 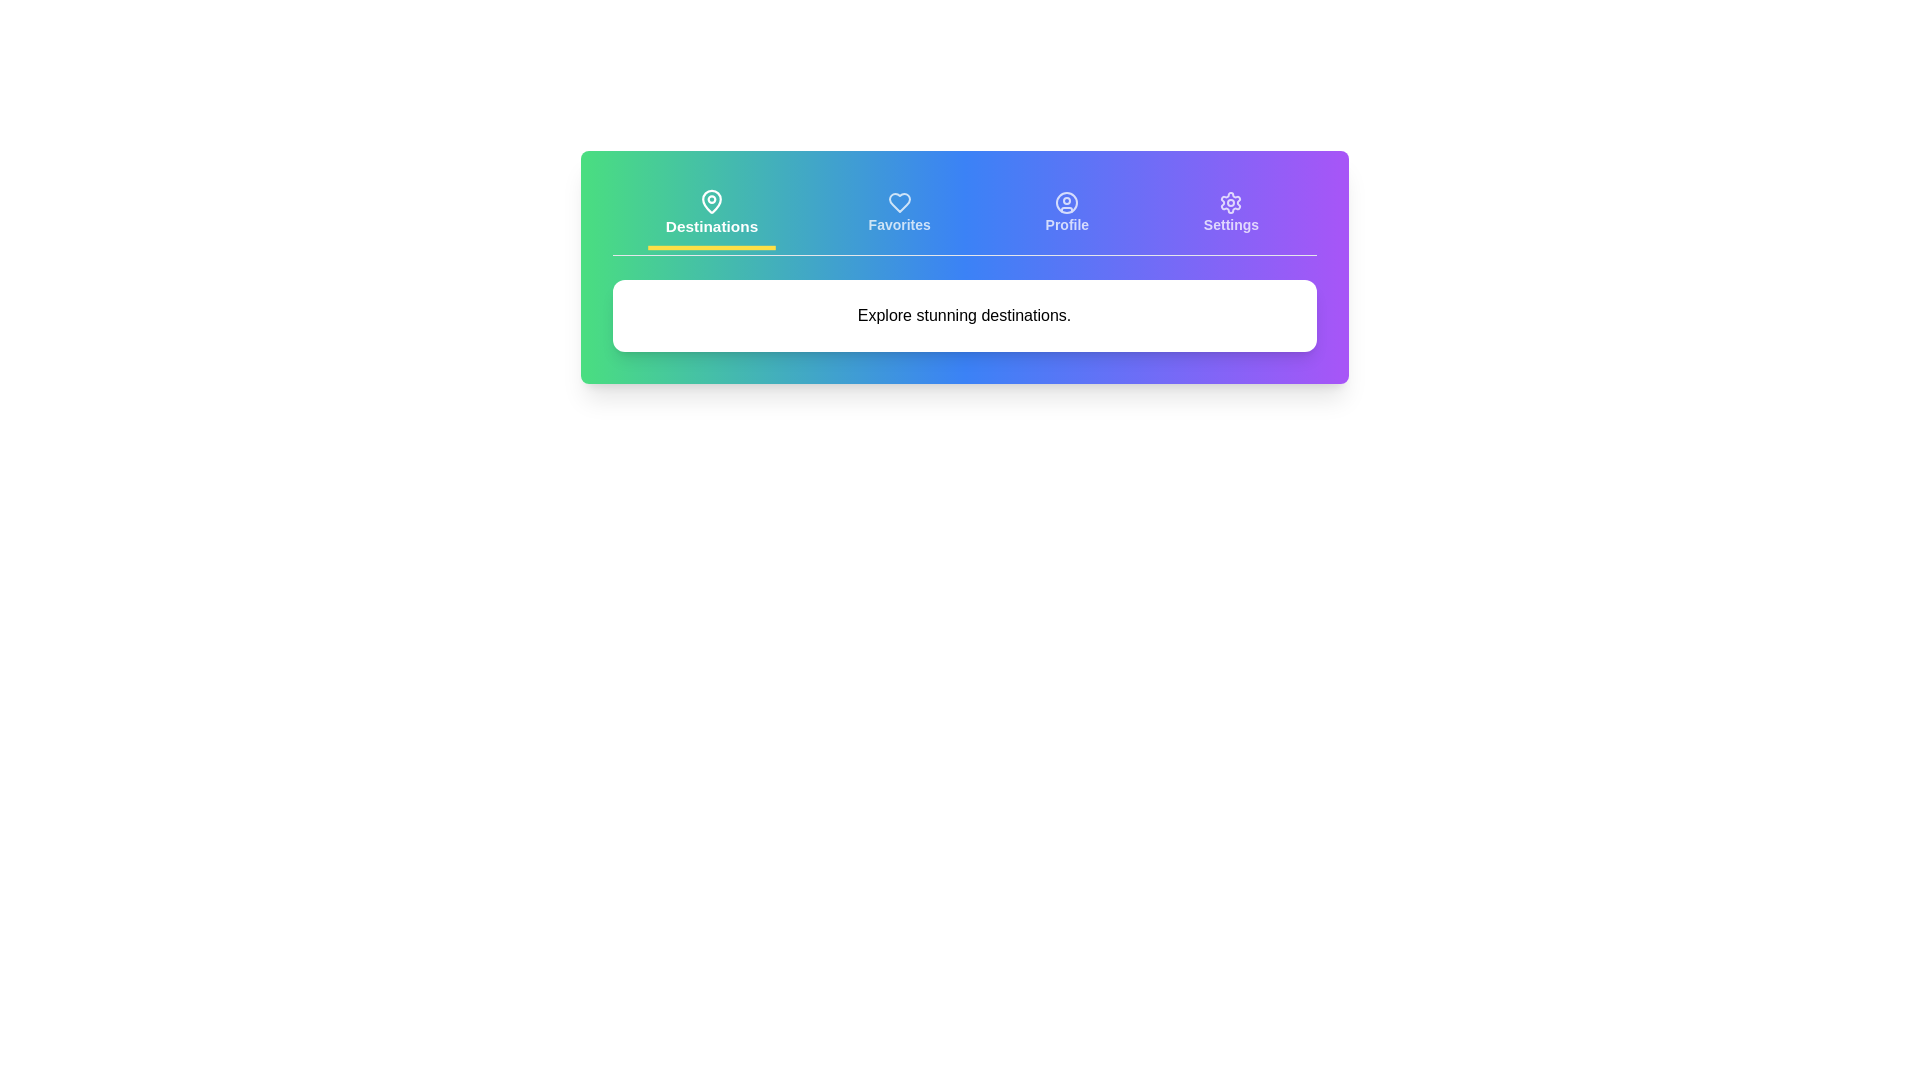 What do you see at coordinates (1230, 215) in the screenshot?
I see `the tab labeled Settings to navigate to its content` at bounding box center [1230, 215].